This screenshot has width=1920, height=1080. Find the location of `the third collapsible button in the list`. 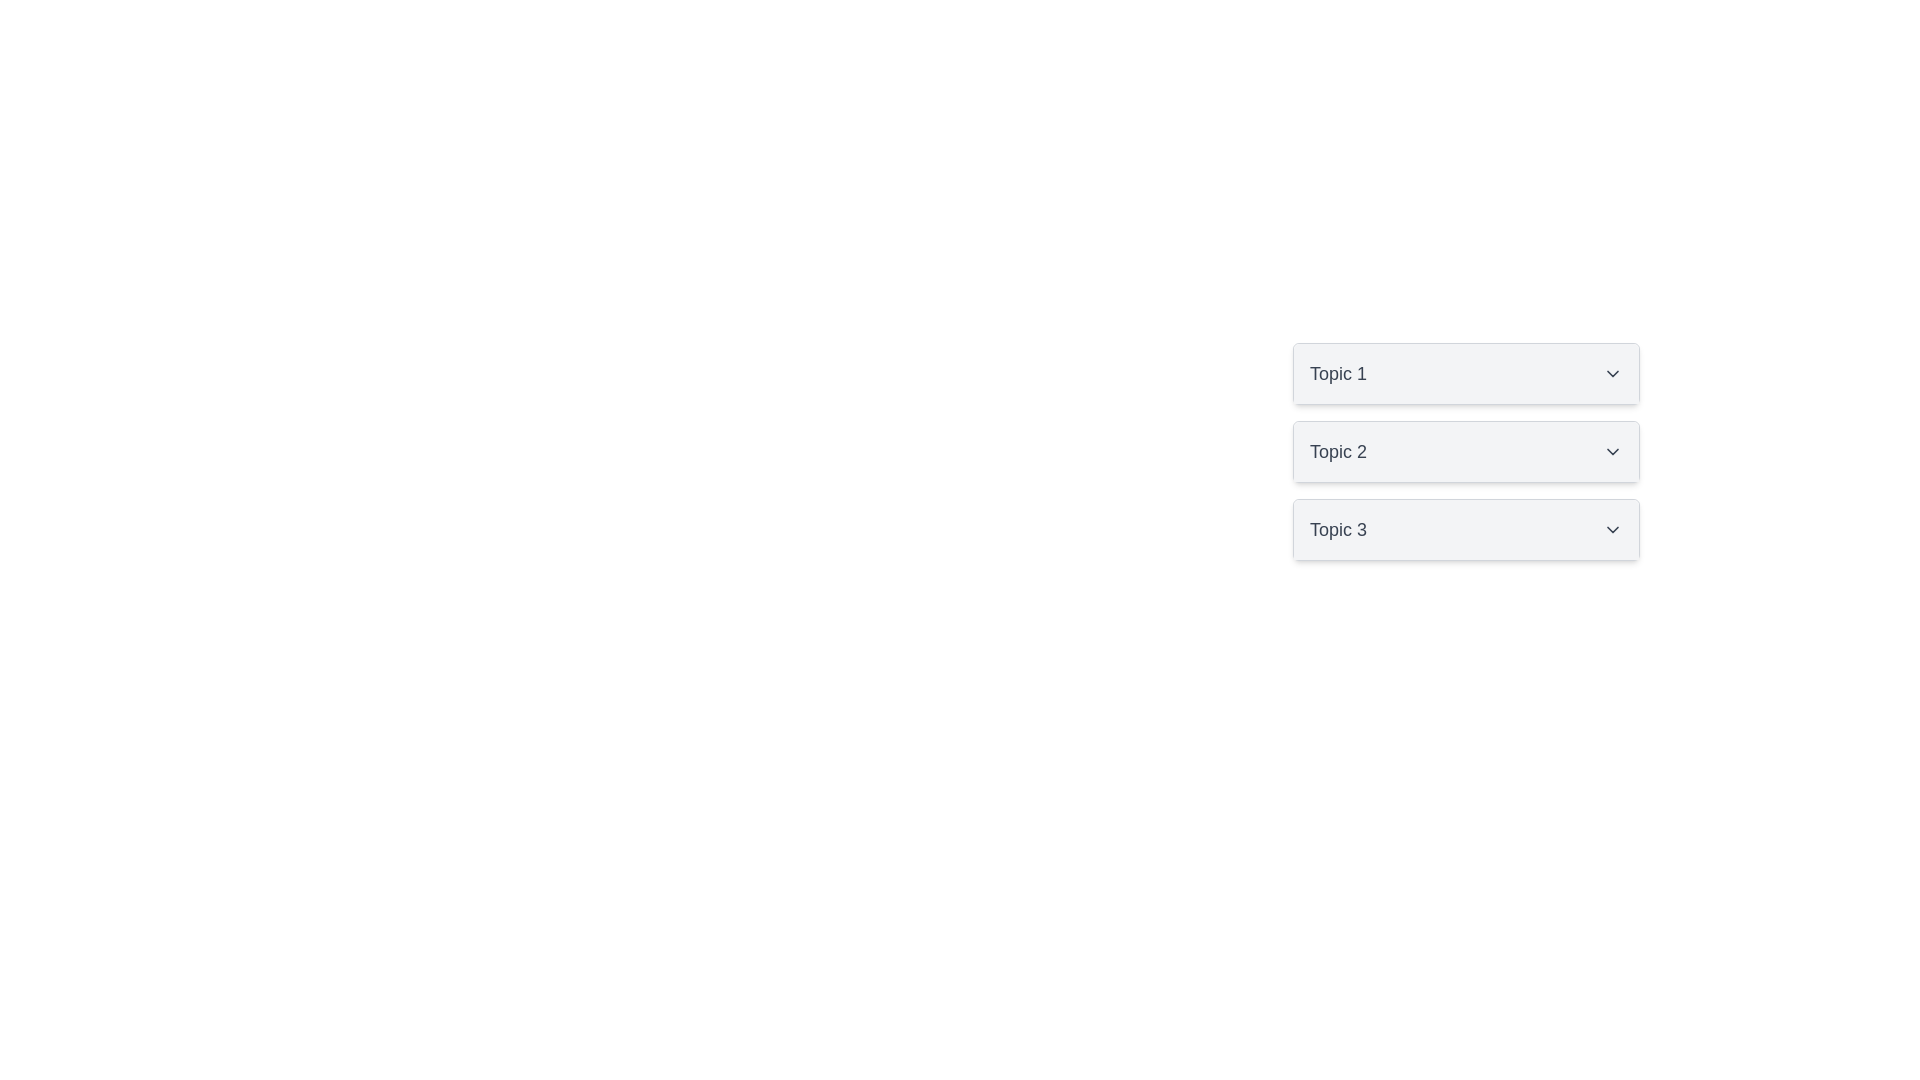

the third collapsible button in the list is located at coordinates (1466, 528).